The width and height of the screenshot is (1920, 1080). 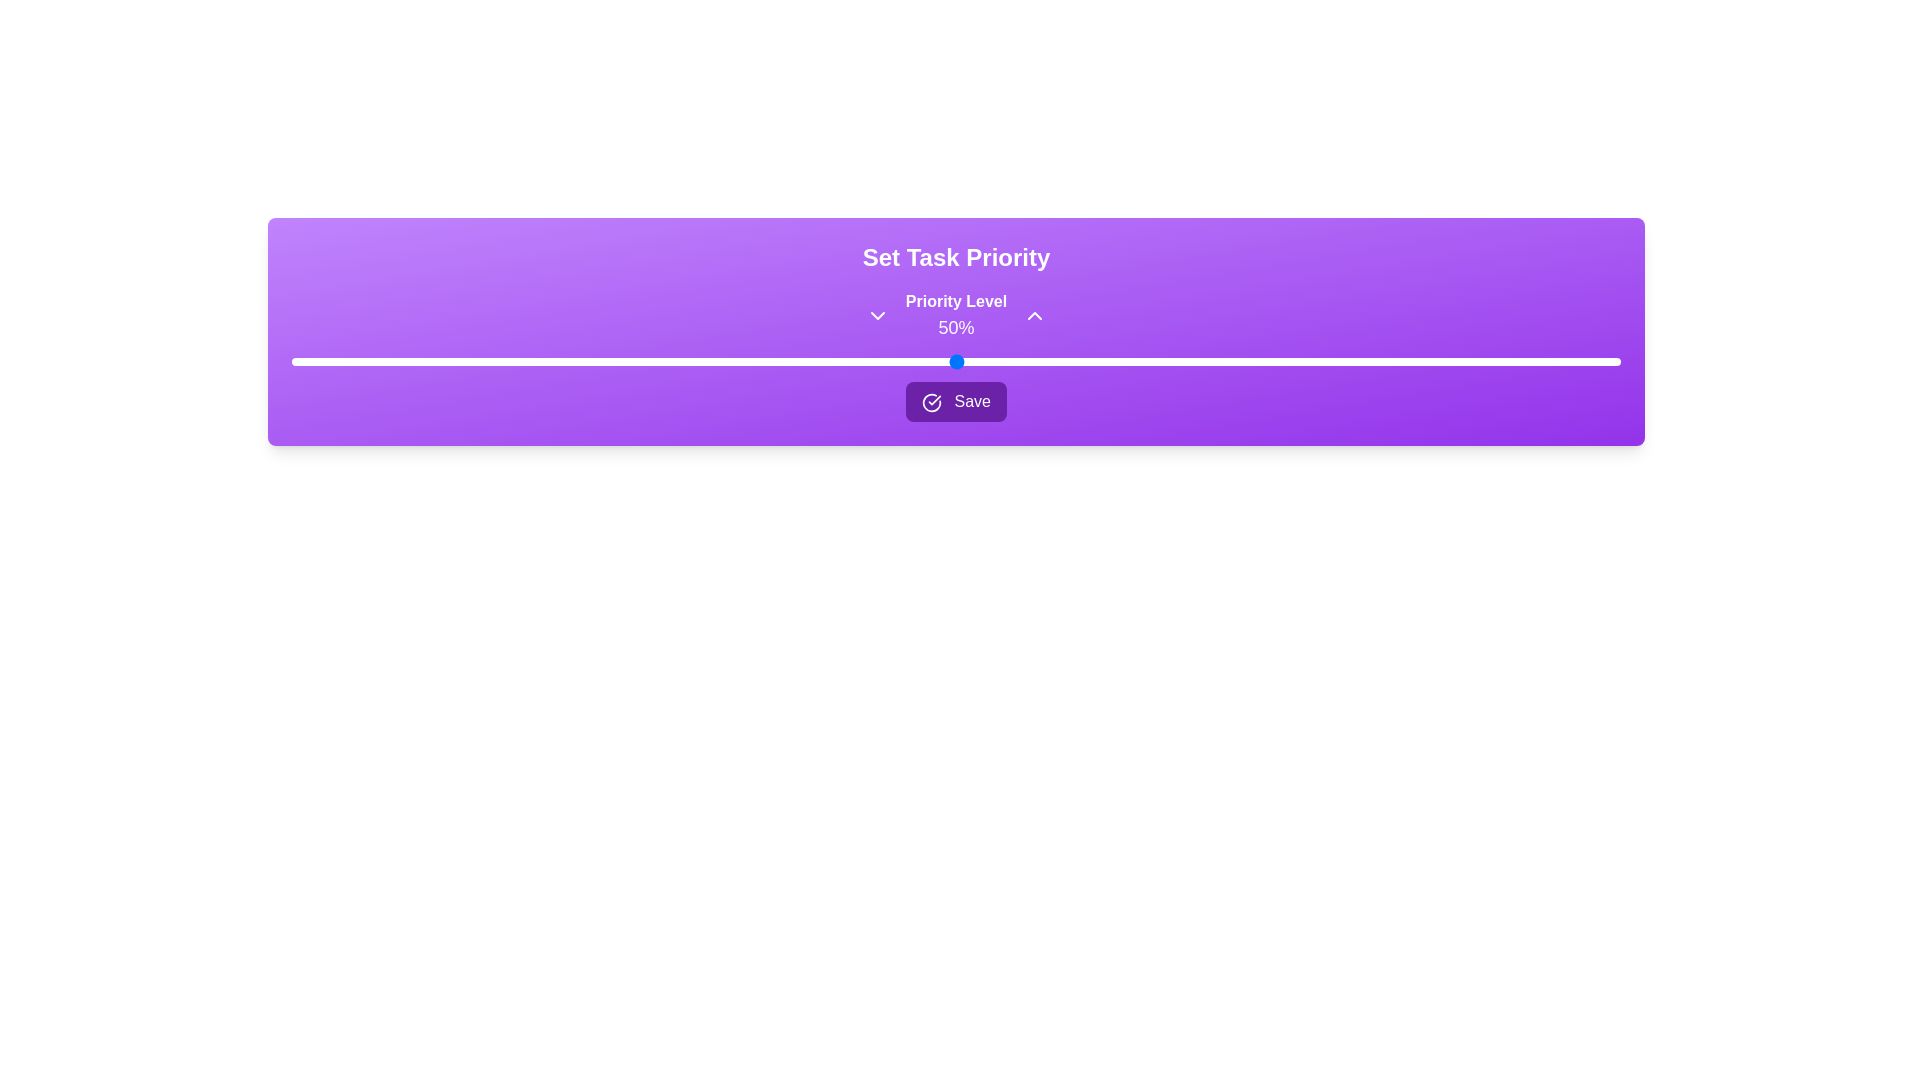 I want to click on the chevron icon button, so click(x=877, y=315).